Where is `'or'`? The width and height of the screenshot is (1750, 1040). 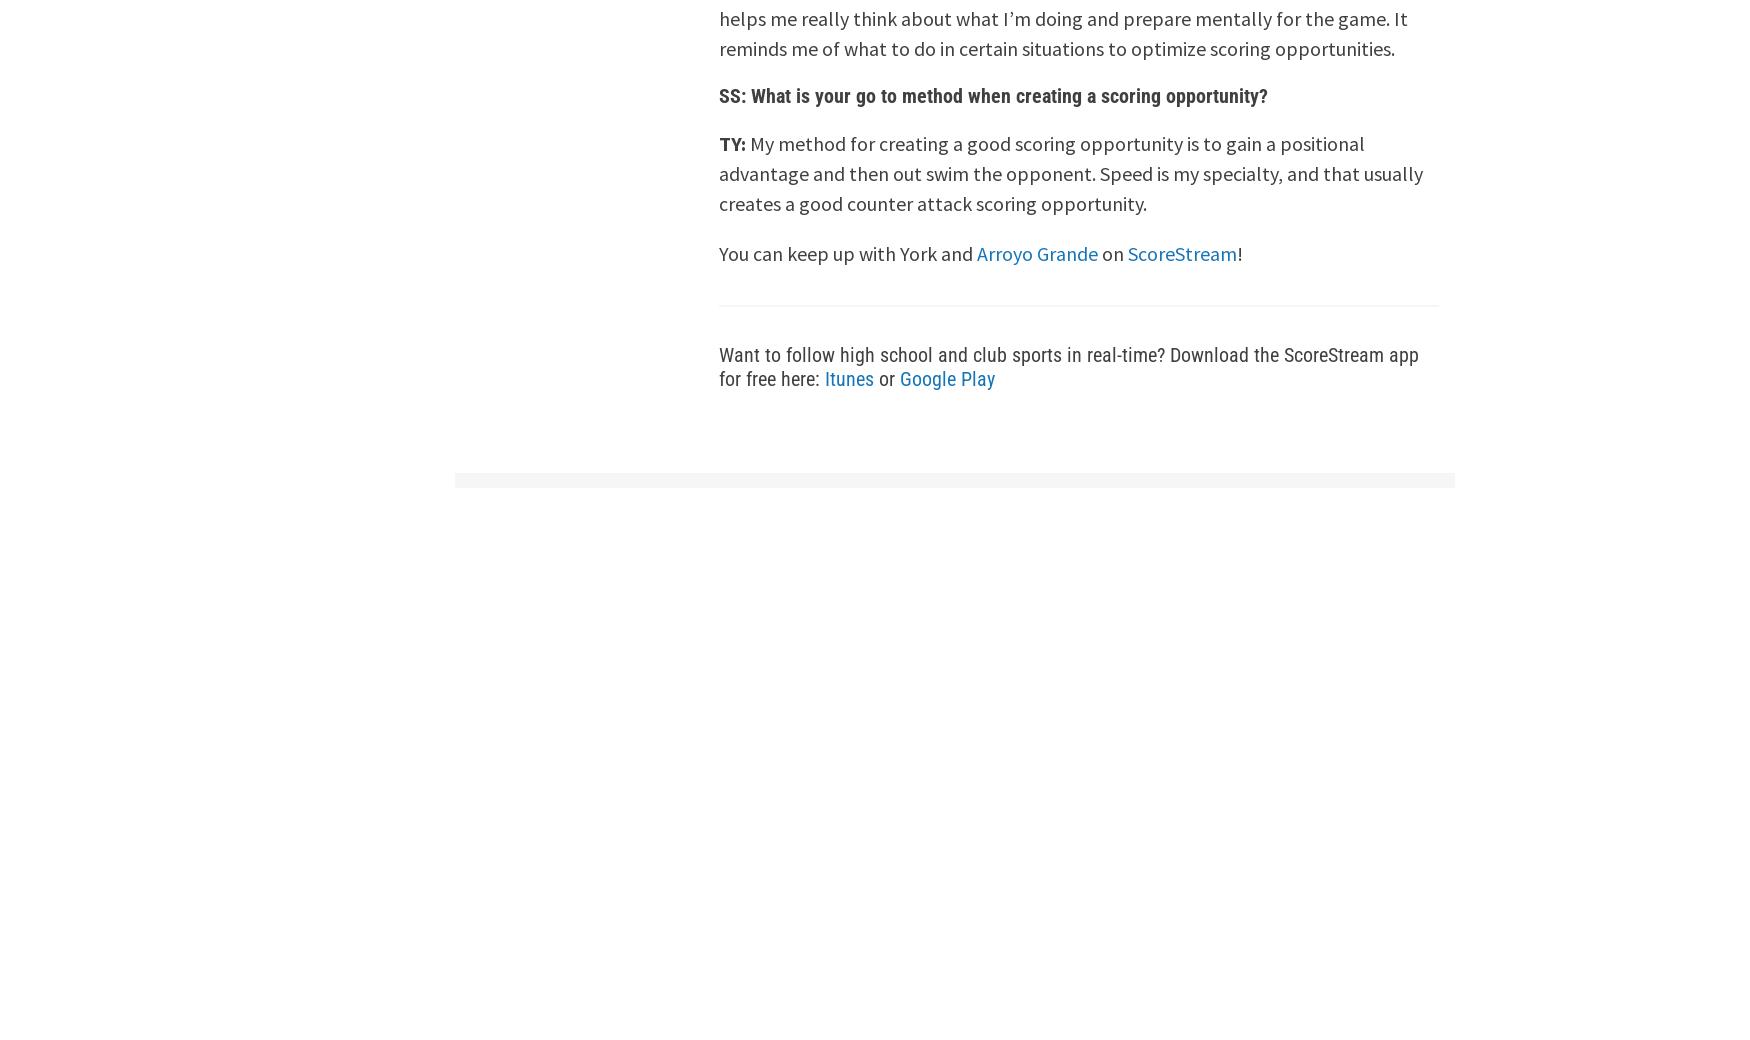 'or' is located at coordinates (886, 377).